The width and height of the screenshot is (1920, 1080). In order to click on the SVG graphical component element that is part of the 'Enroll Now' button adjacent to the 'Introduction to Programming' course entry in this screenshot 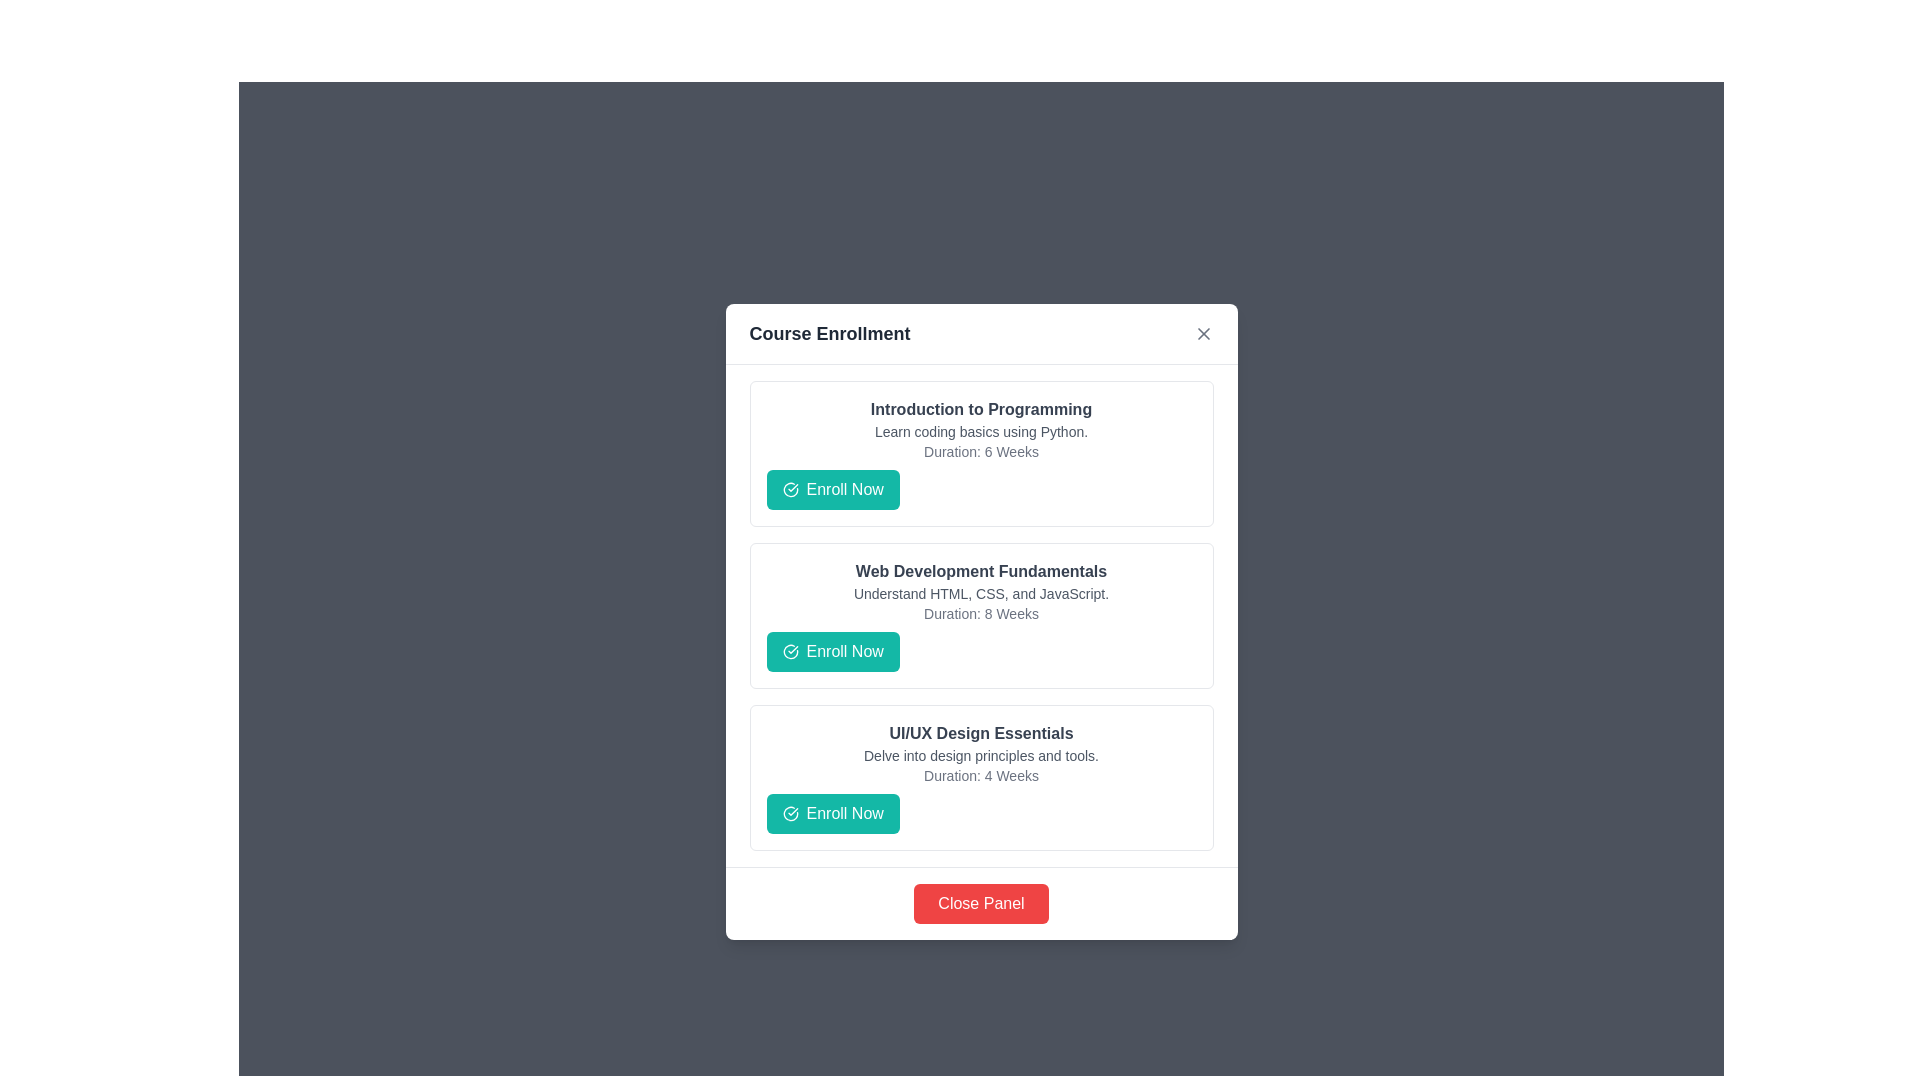, I will do `click(789, 489)`.